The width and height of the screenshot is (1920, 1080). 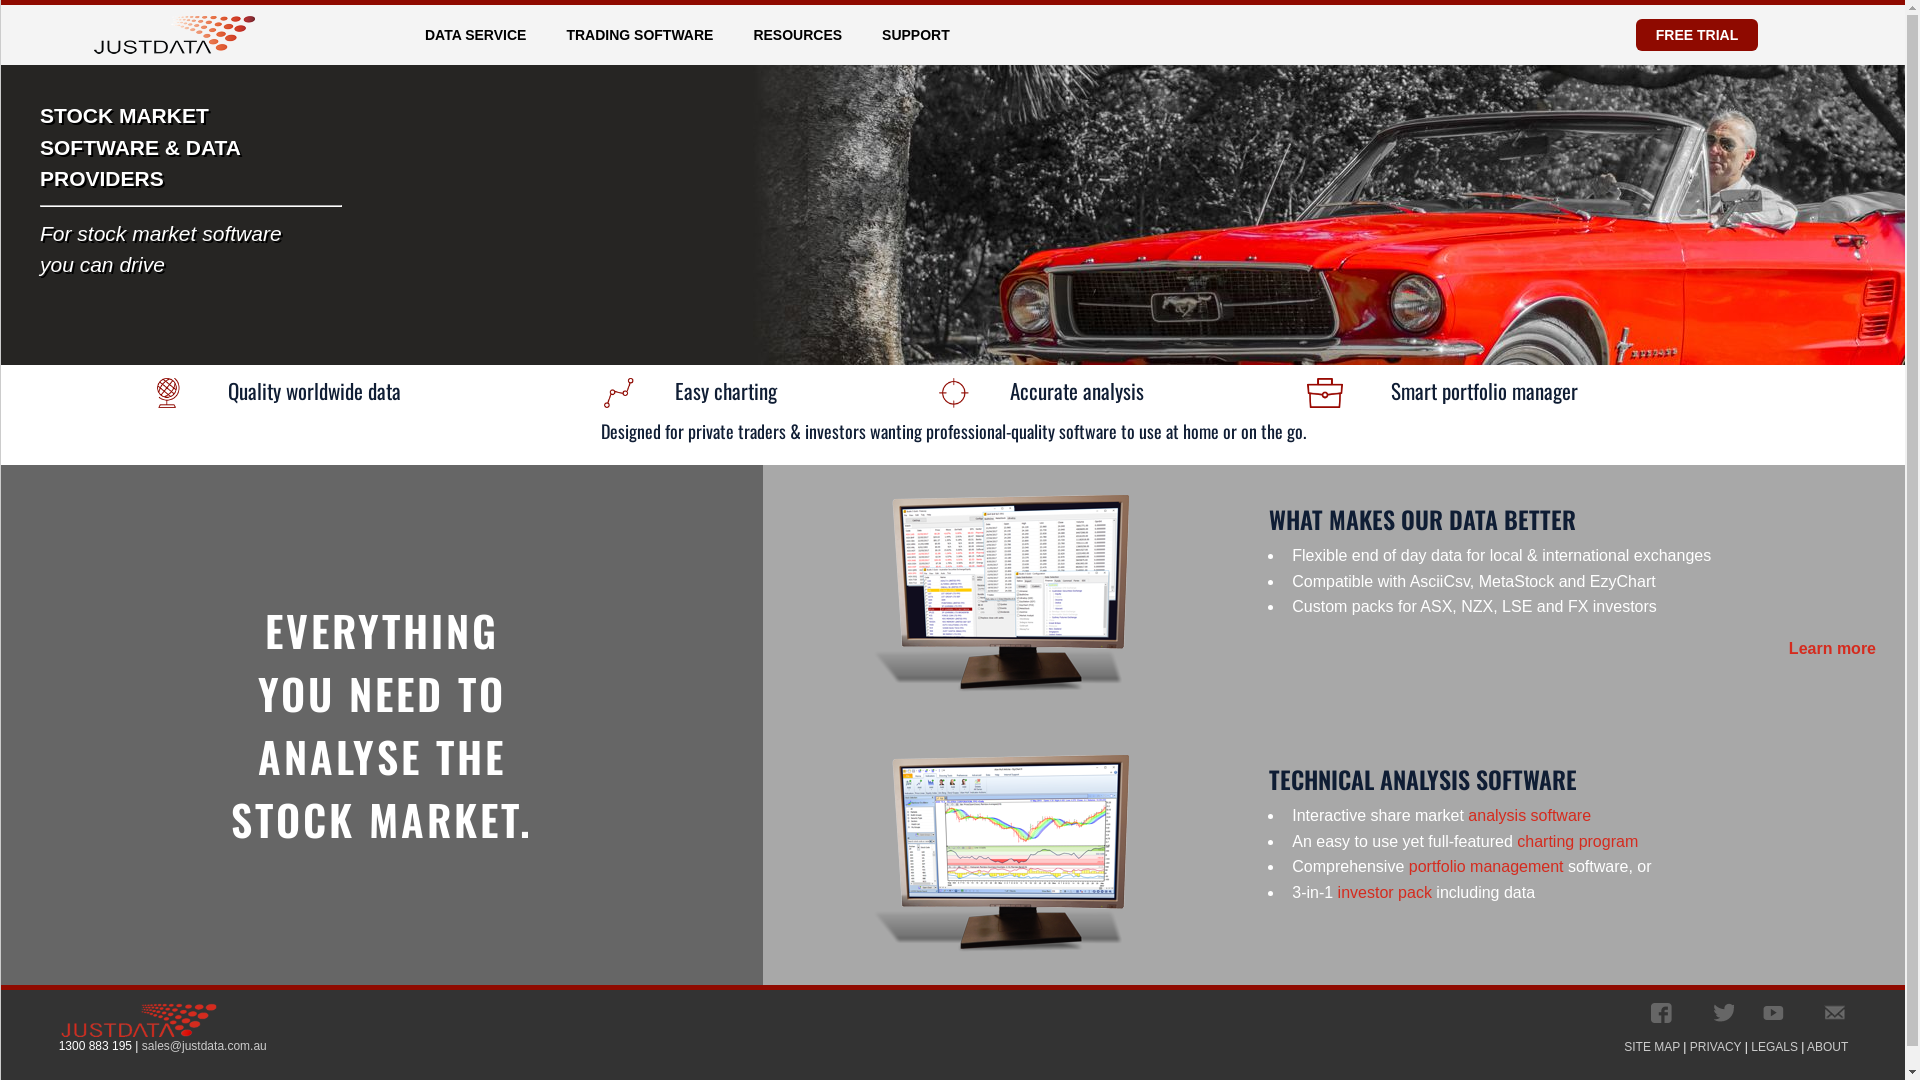 I want to click on ' ', so click(x=1834, y=1013).